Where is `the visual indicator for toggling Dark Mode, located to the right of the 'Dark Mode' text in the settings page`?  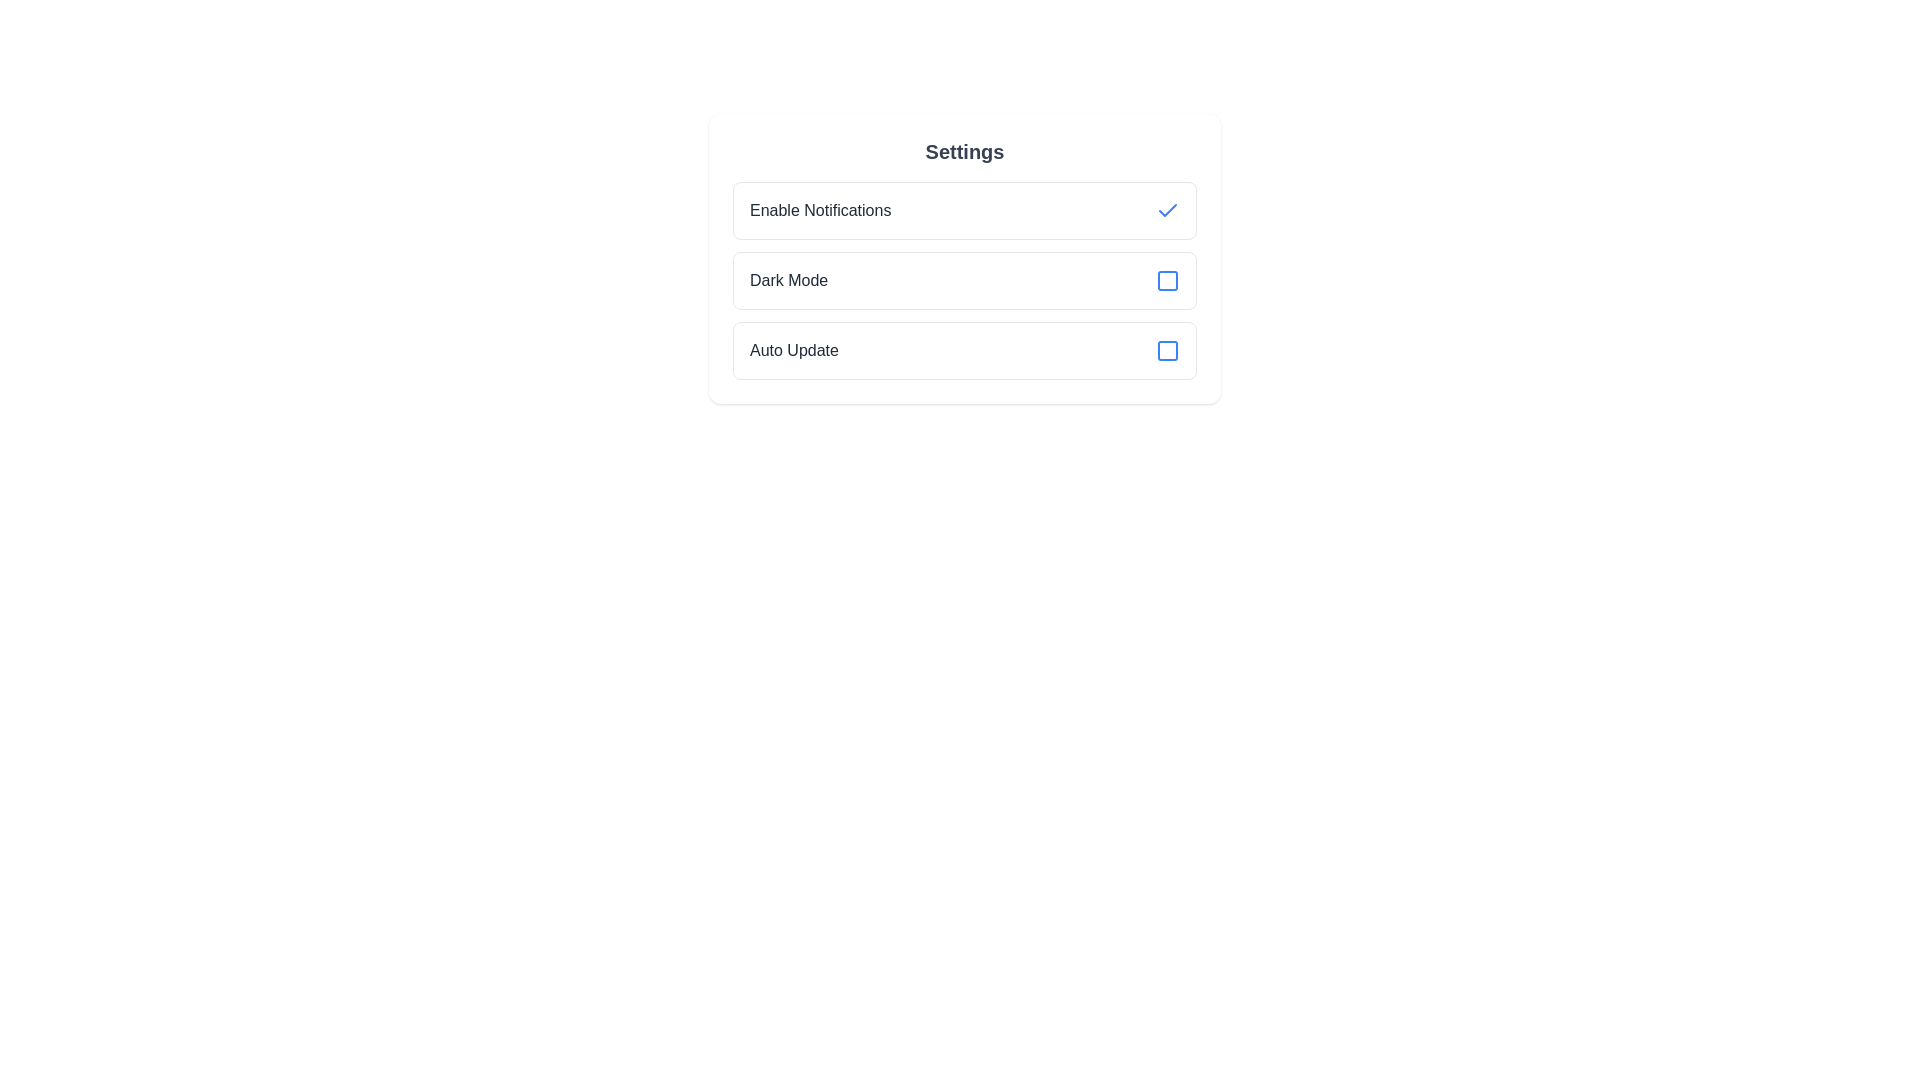
the visual indicator for toggling Dark Mode, located to the right of the 'Dark Mode' text in the settings page is located at coordinates (1167, 281).